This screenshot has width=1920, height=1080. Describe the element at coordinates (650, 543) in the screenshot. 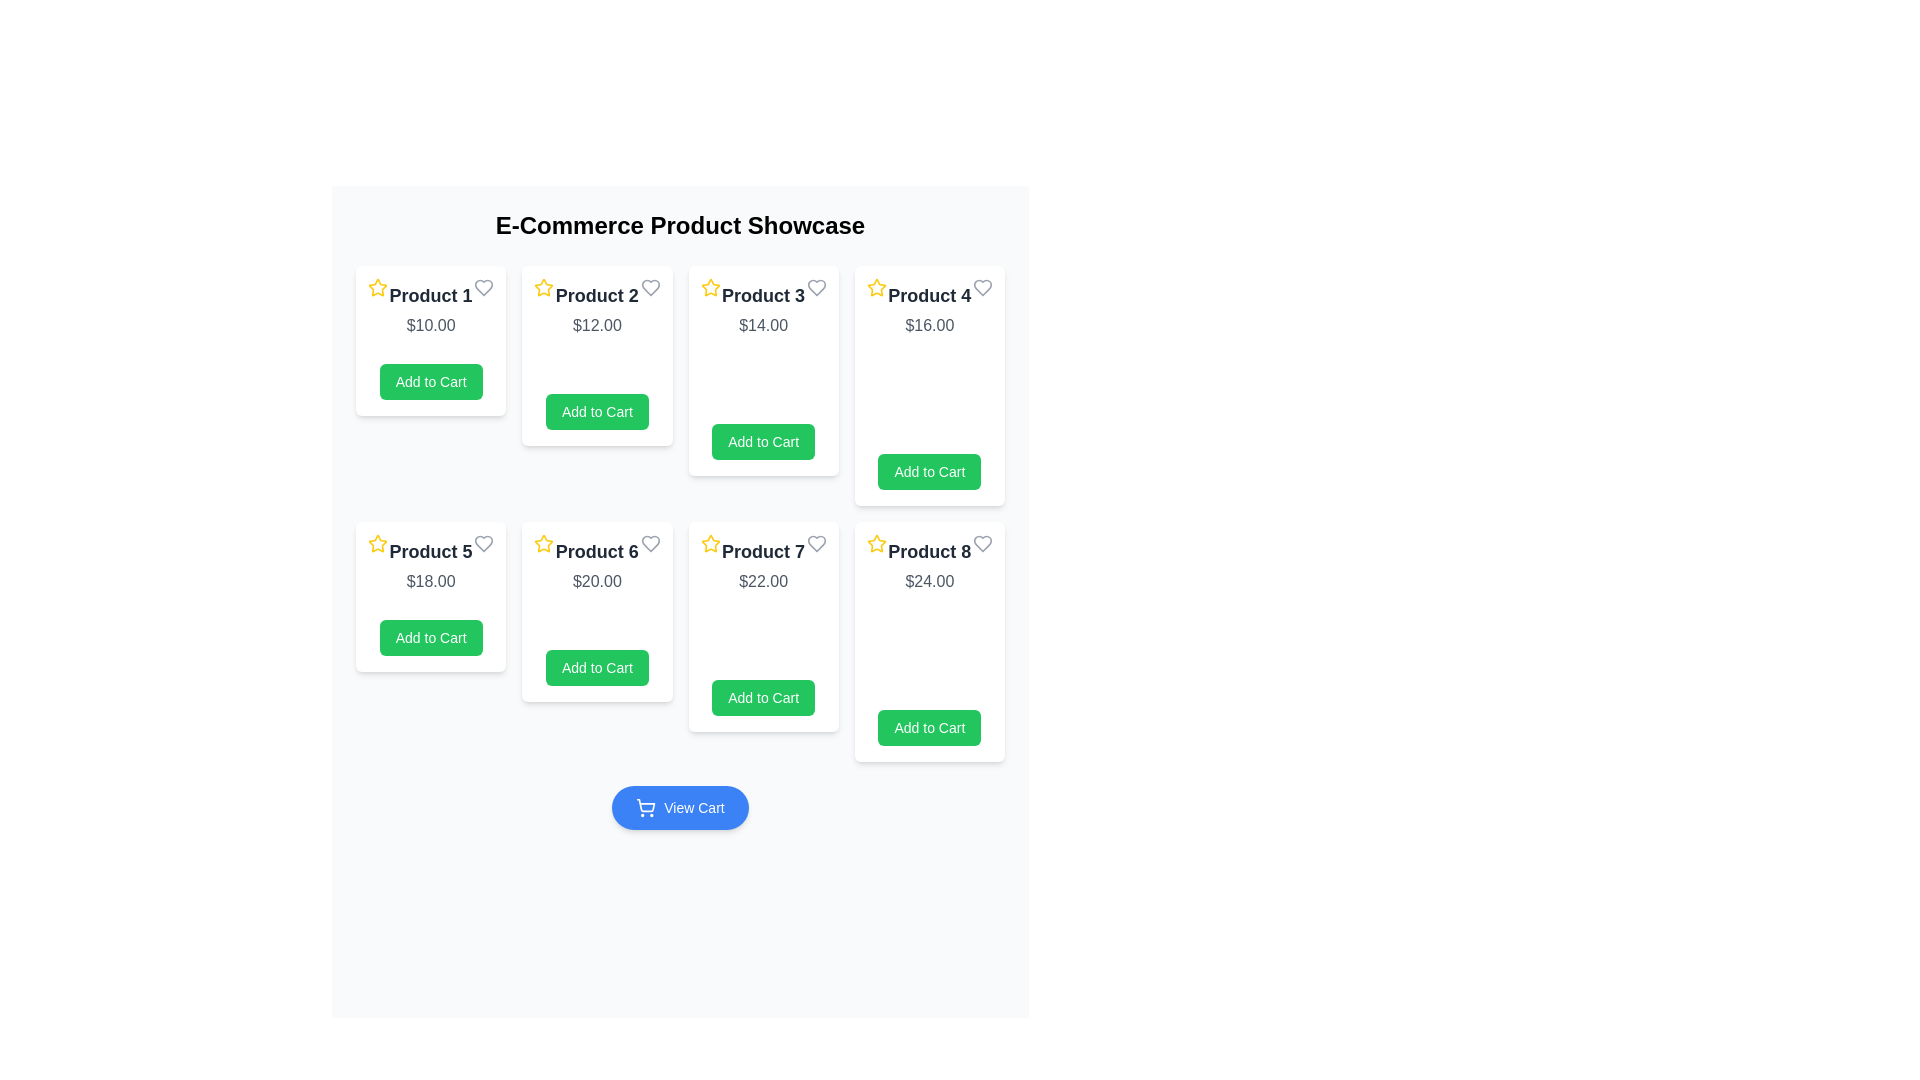

I see `the heart-shaped favorite button icon located in the top-right corner of the 'Product 6' card to favorite the product` at that location.